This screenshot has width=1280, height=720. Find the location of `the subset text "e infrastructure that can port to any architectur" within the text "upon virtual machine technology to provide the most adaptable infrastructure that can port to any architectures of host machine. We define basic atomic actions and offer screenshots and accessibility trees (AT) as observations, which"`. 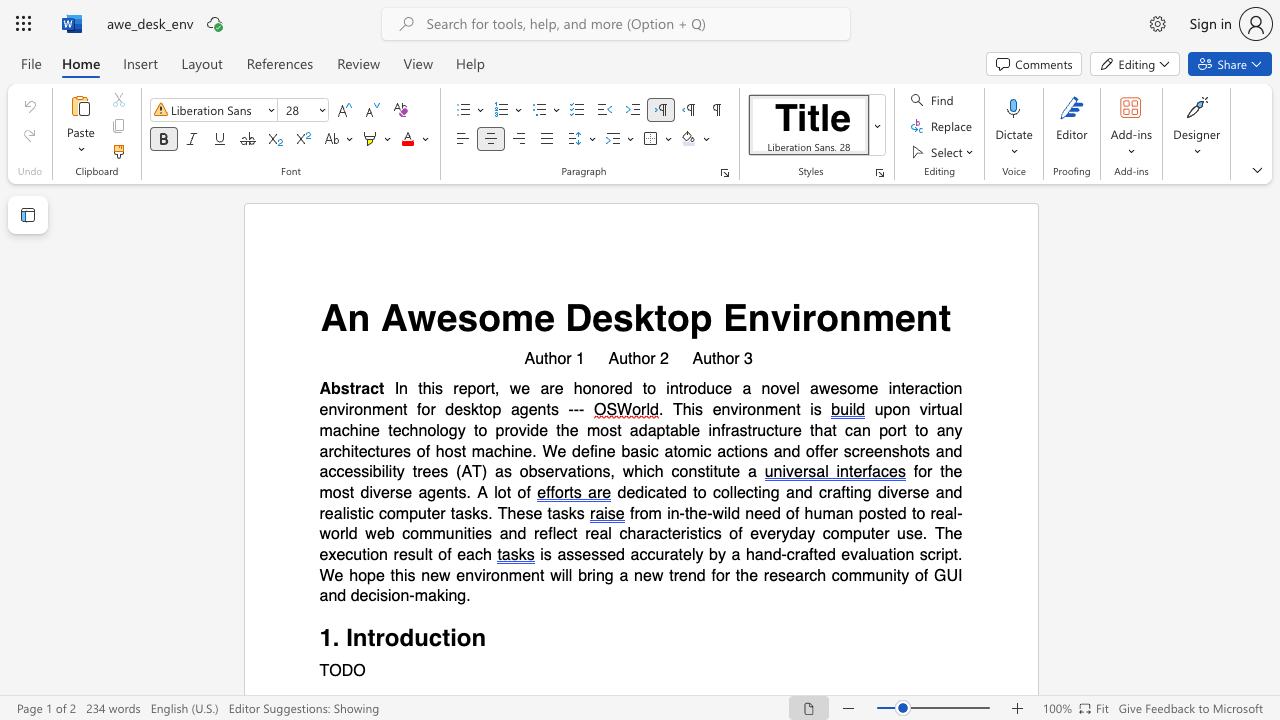

the subset text "e infrastructure that can port to any architectur" within the text "upon virtual machine technology to provide the most adaptable infrastructure that can port to any architectures of host machine. We define basic atomic actions and offer screenshots and accessibility trees (AT) as observations, which" is located at coordinates (691, 429).